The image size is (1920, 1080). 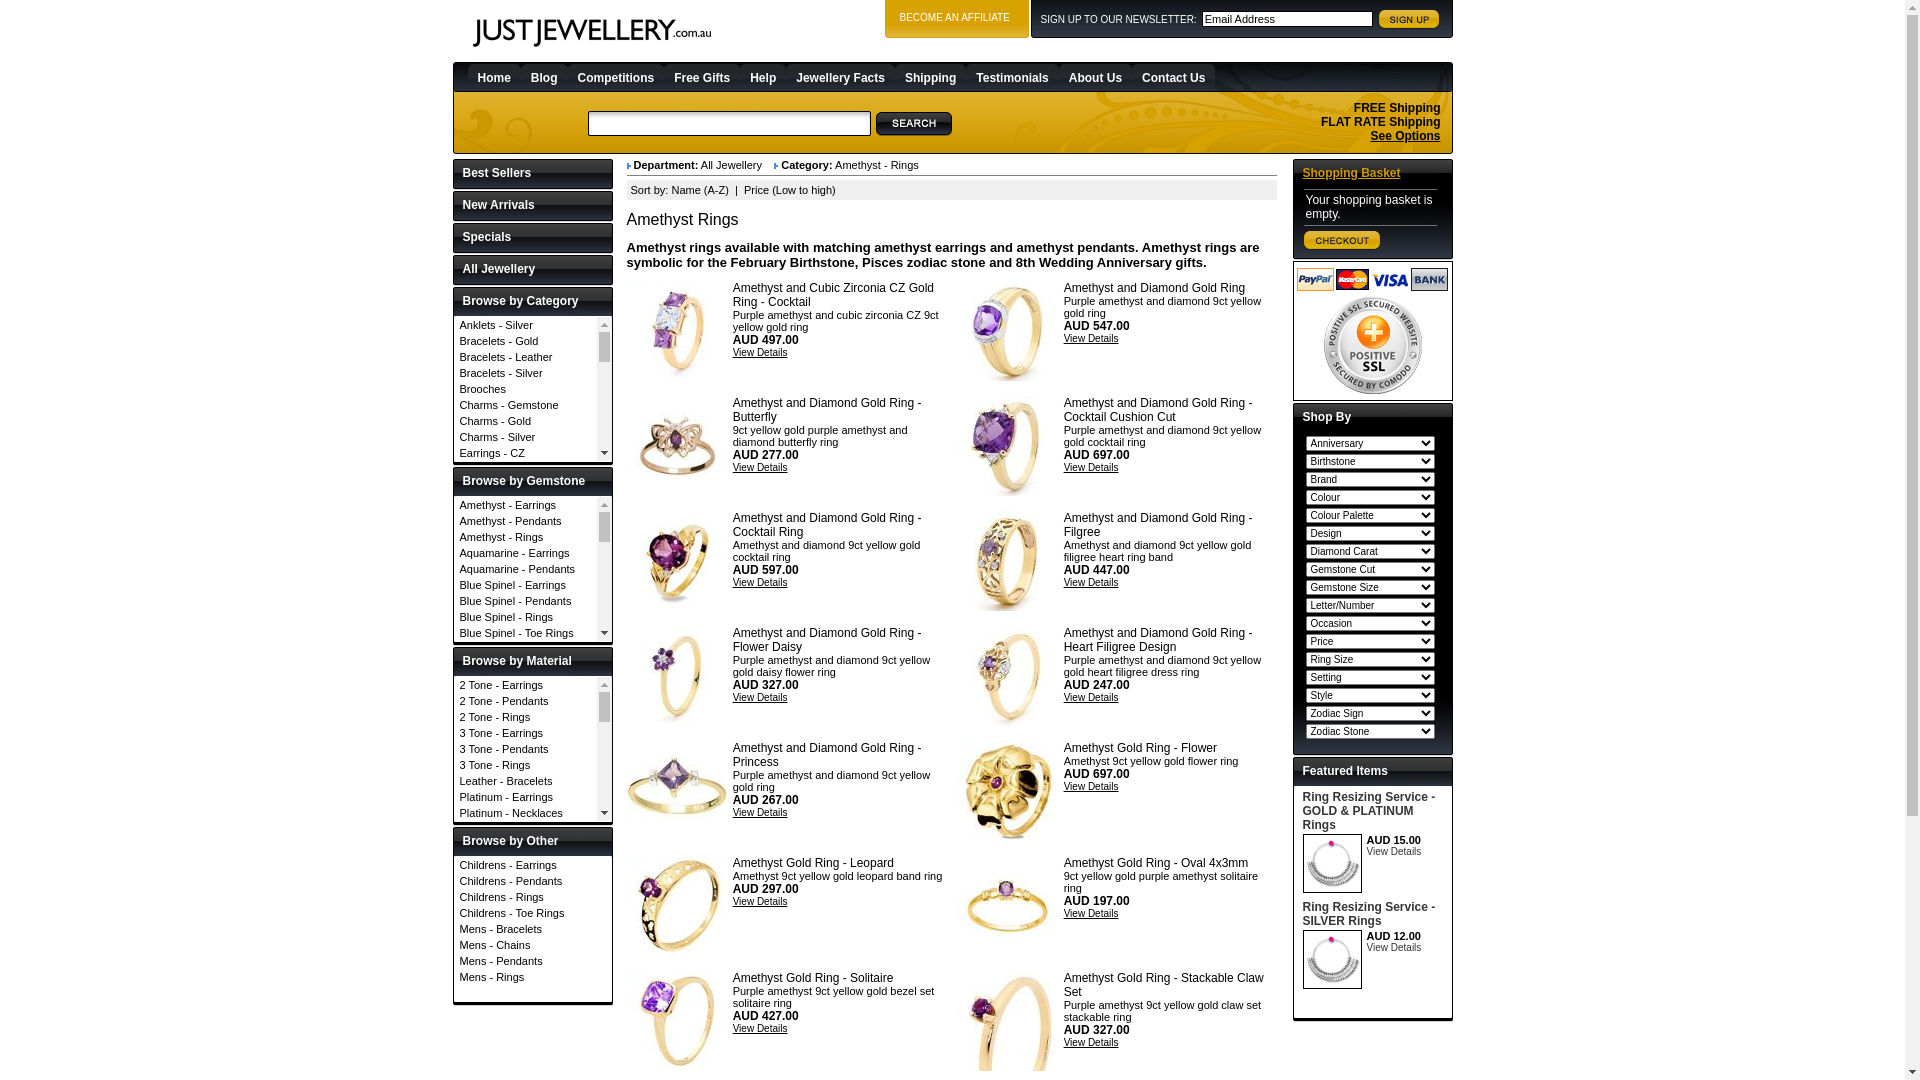 I want to click on 'Blog', so click(x=521, y=76).